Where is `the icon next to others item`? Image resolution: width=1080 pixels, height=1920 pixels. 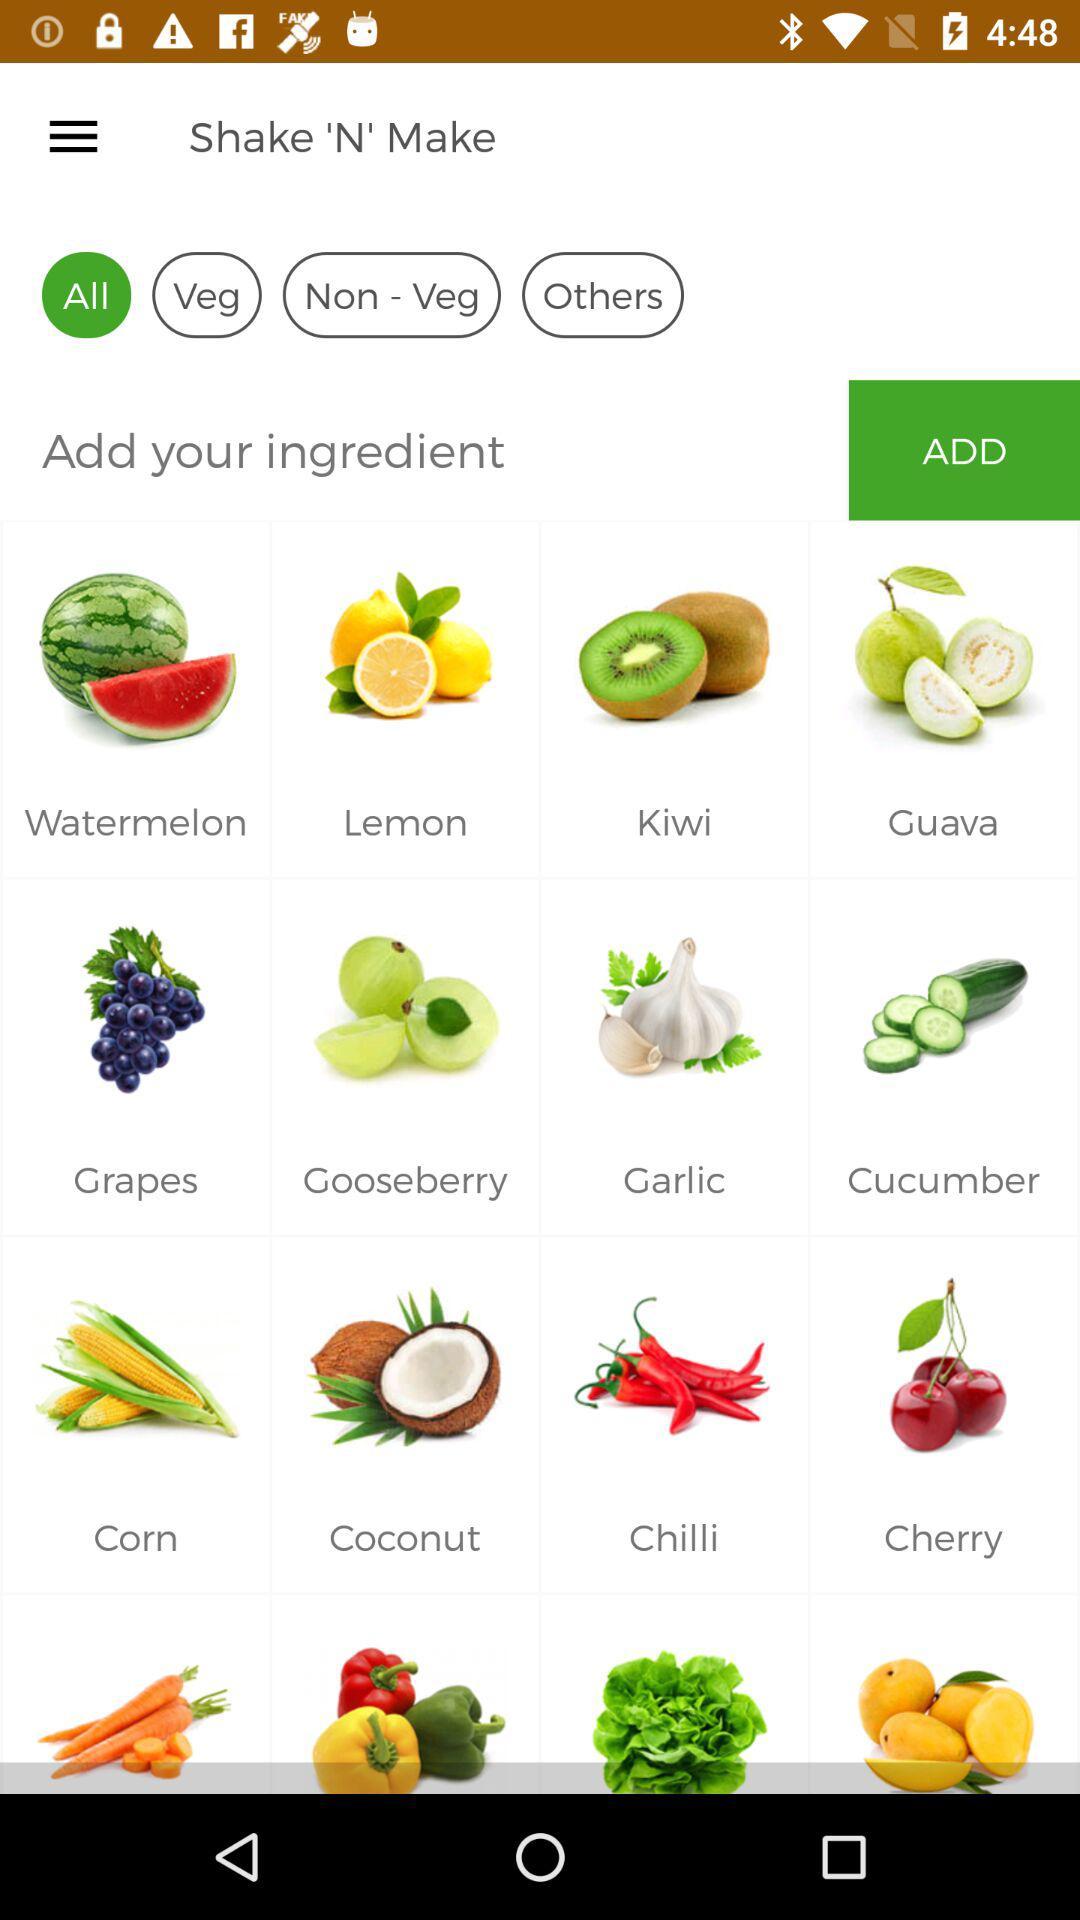 the icon next to others item is located at coordinates (391, 294).